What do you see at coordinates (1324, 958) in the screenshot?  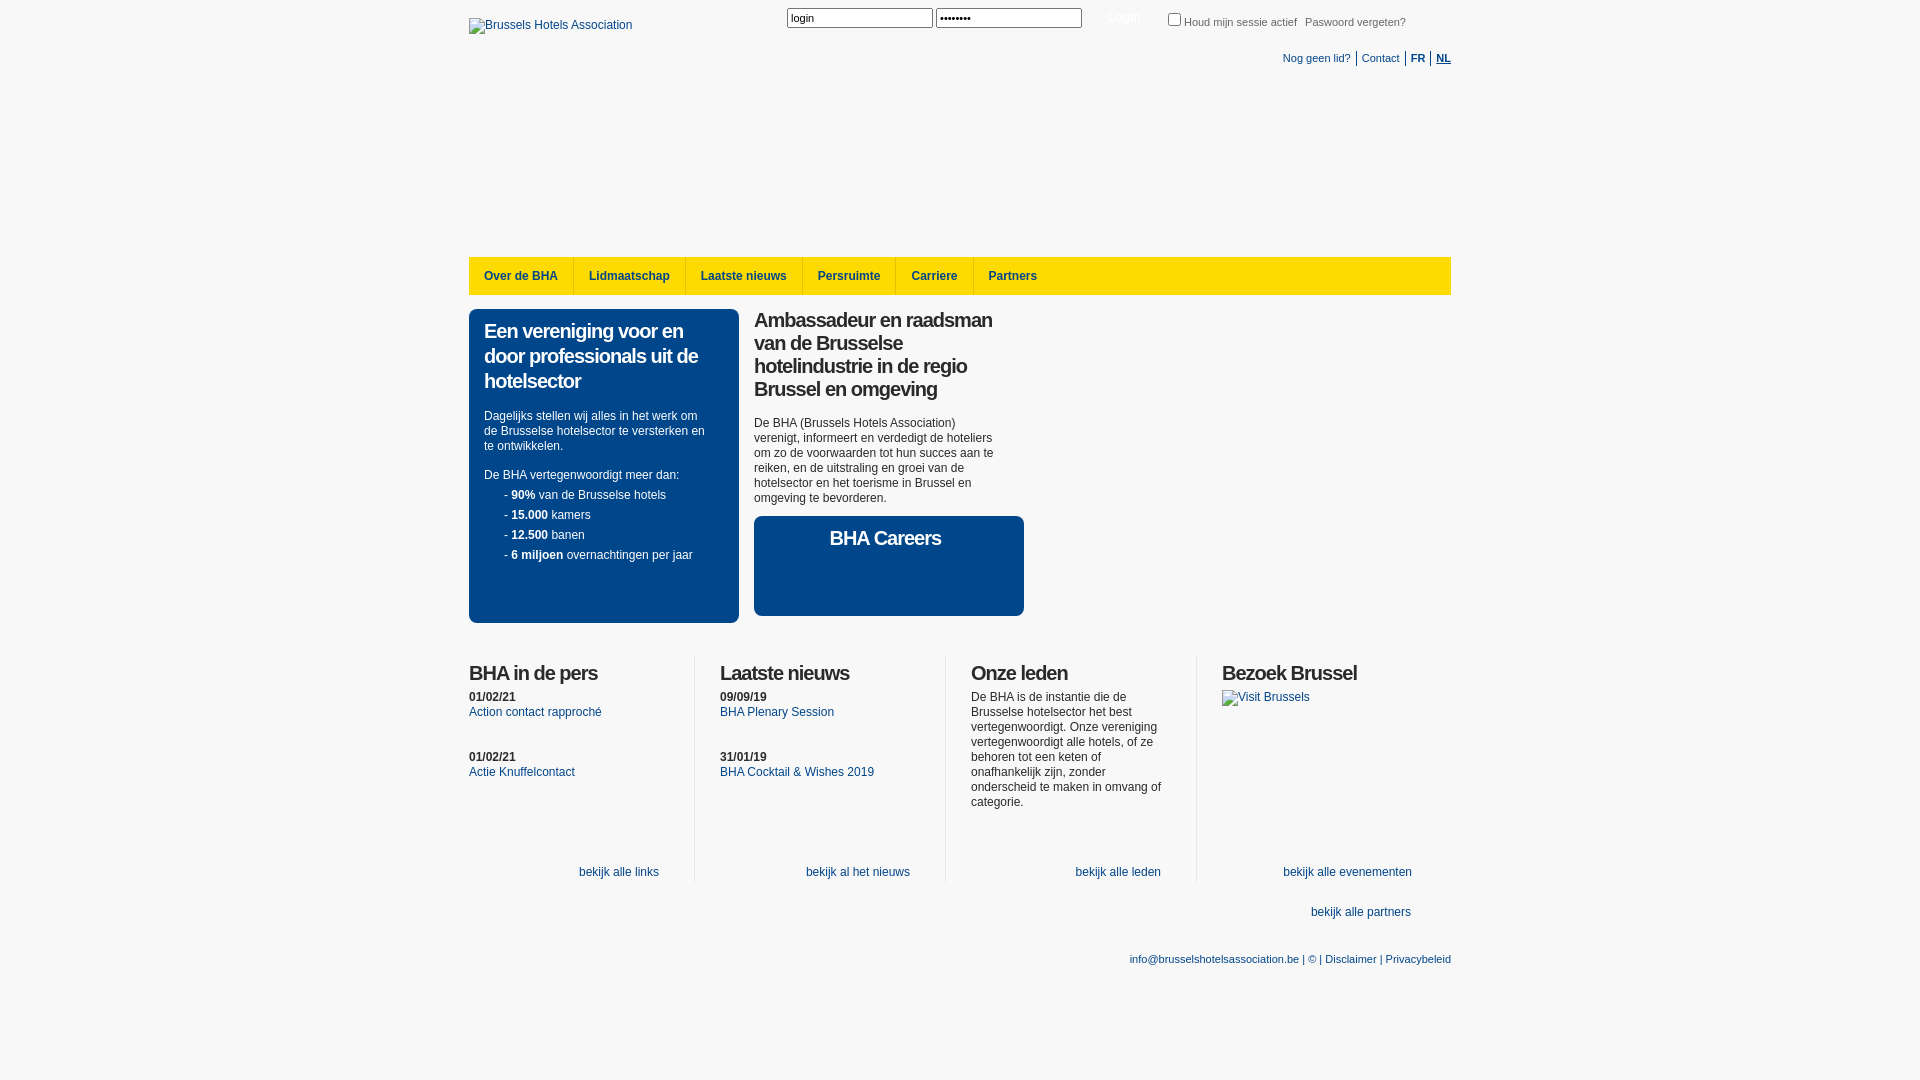 I see `'Disclaimer'` at bounding box center [1324, 958].